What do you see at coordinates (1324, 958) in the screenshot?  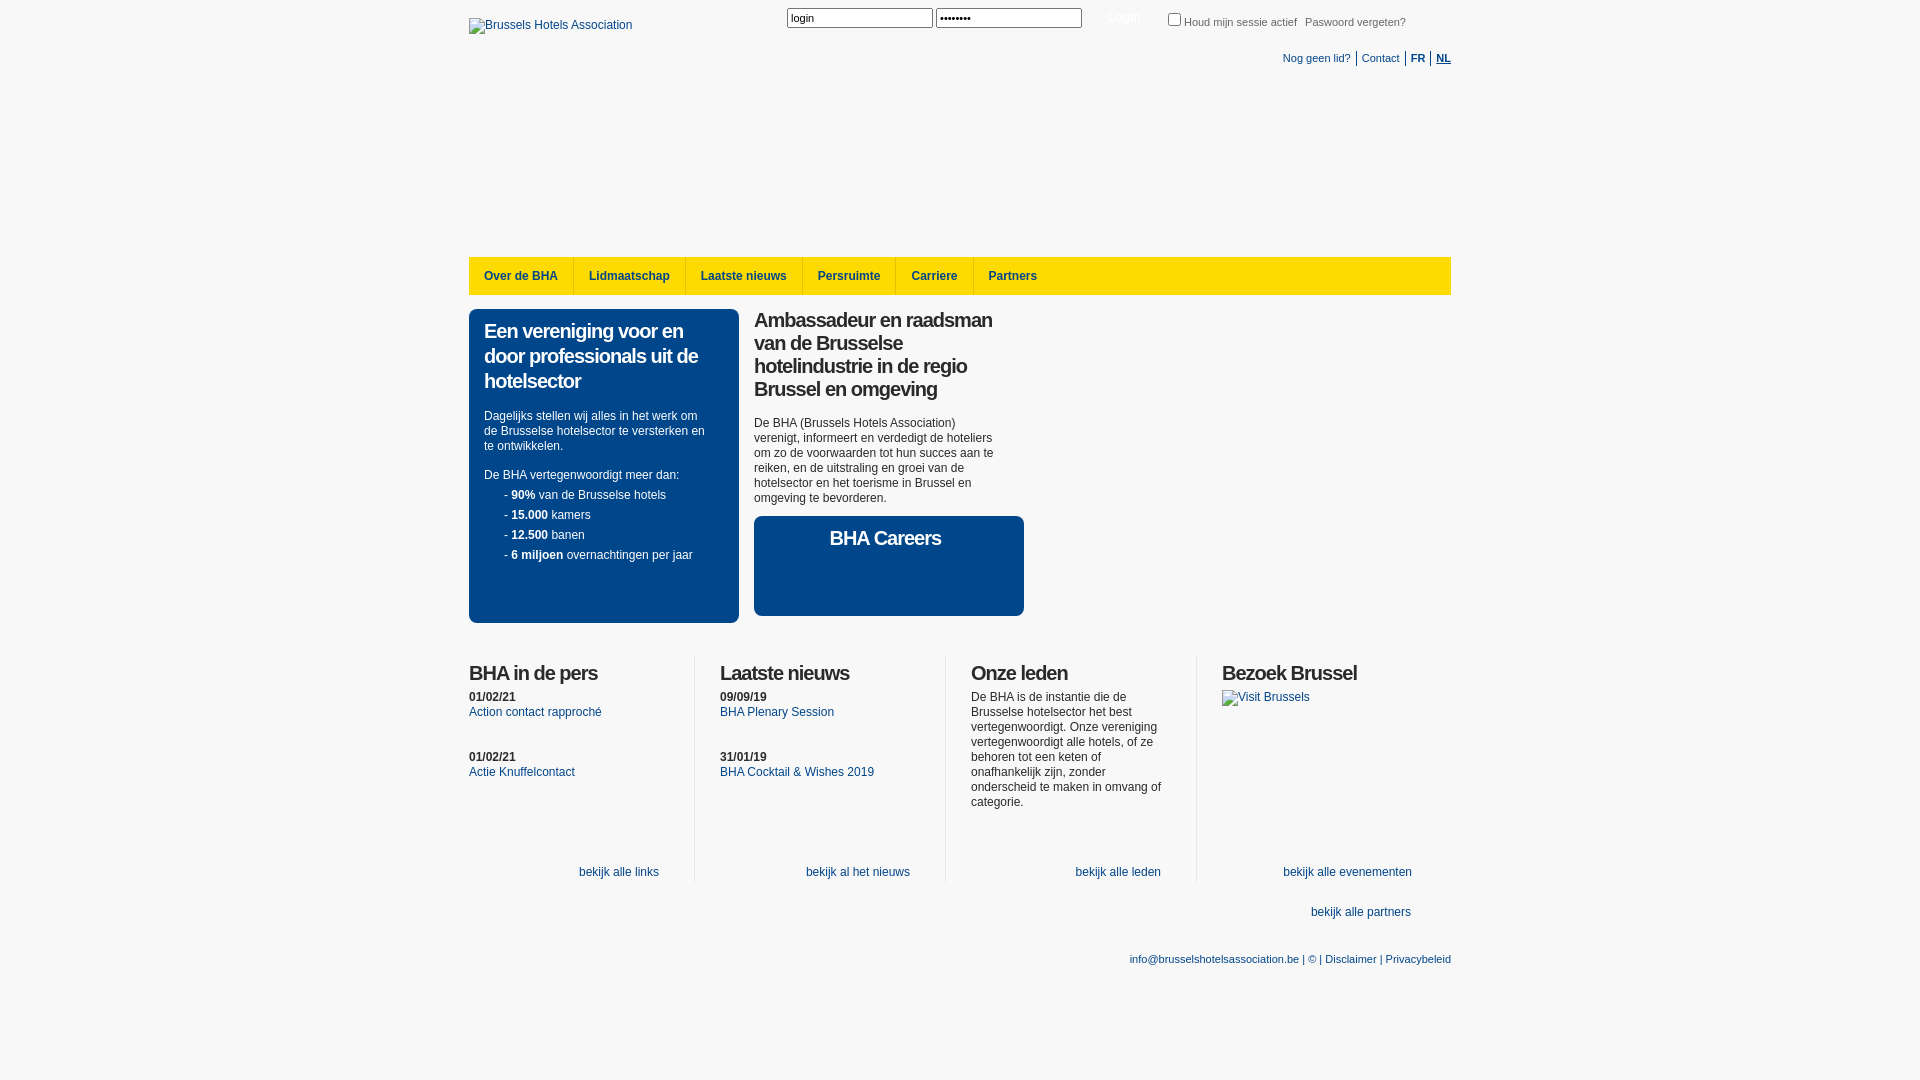 I see `'Disclaimer'` at bounding box center [1324, 958].